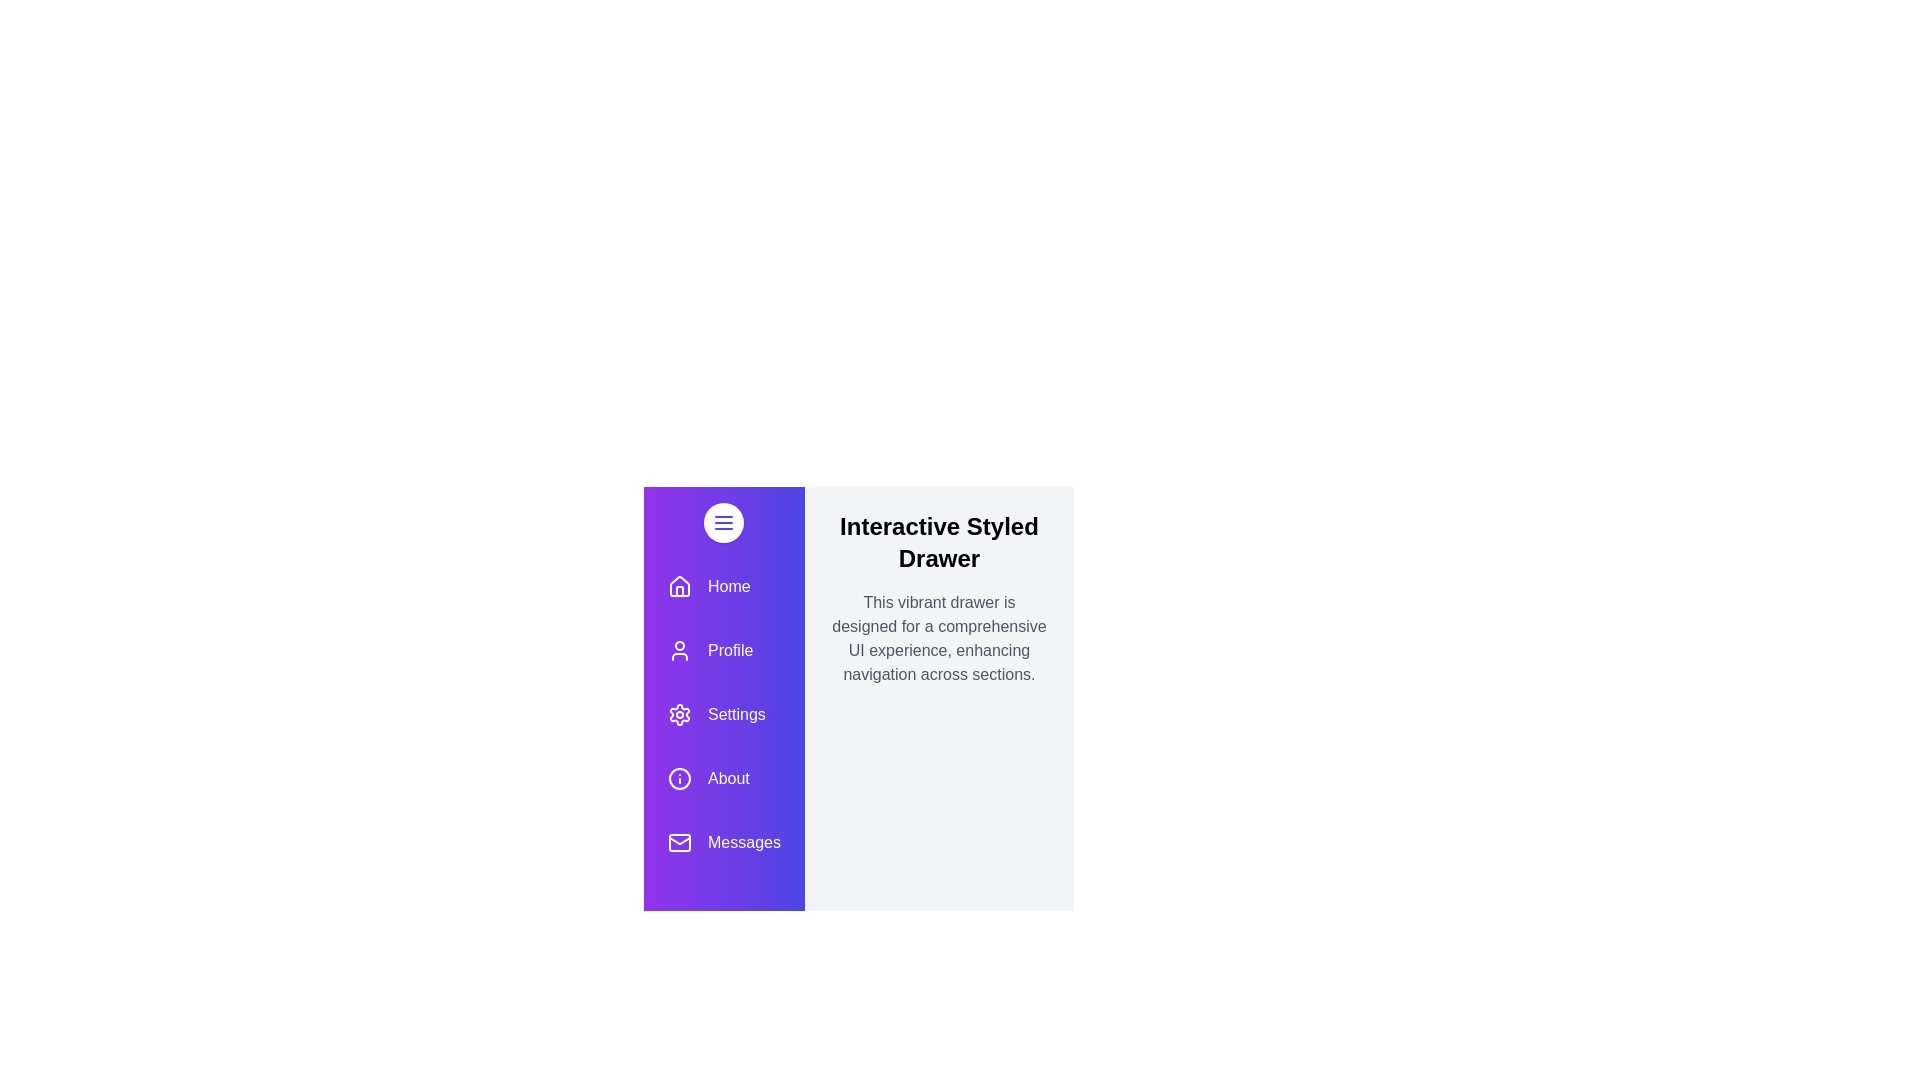 This screenshot has width=1920, height=1080. I want to click on the menu item labeled Home, so click(723, 585).